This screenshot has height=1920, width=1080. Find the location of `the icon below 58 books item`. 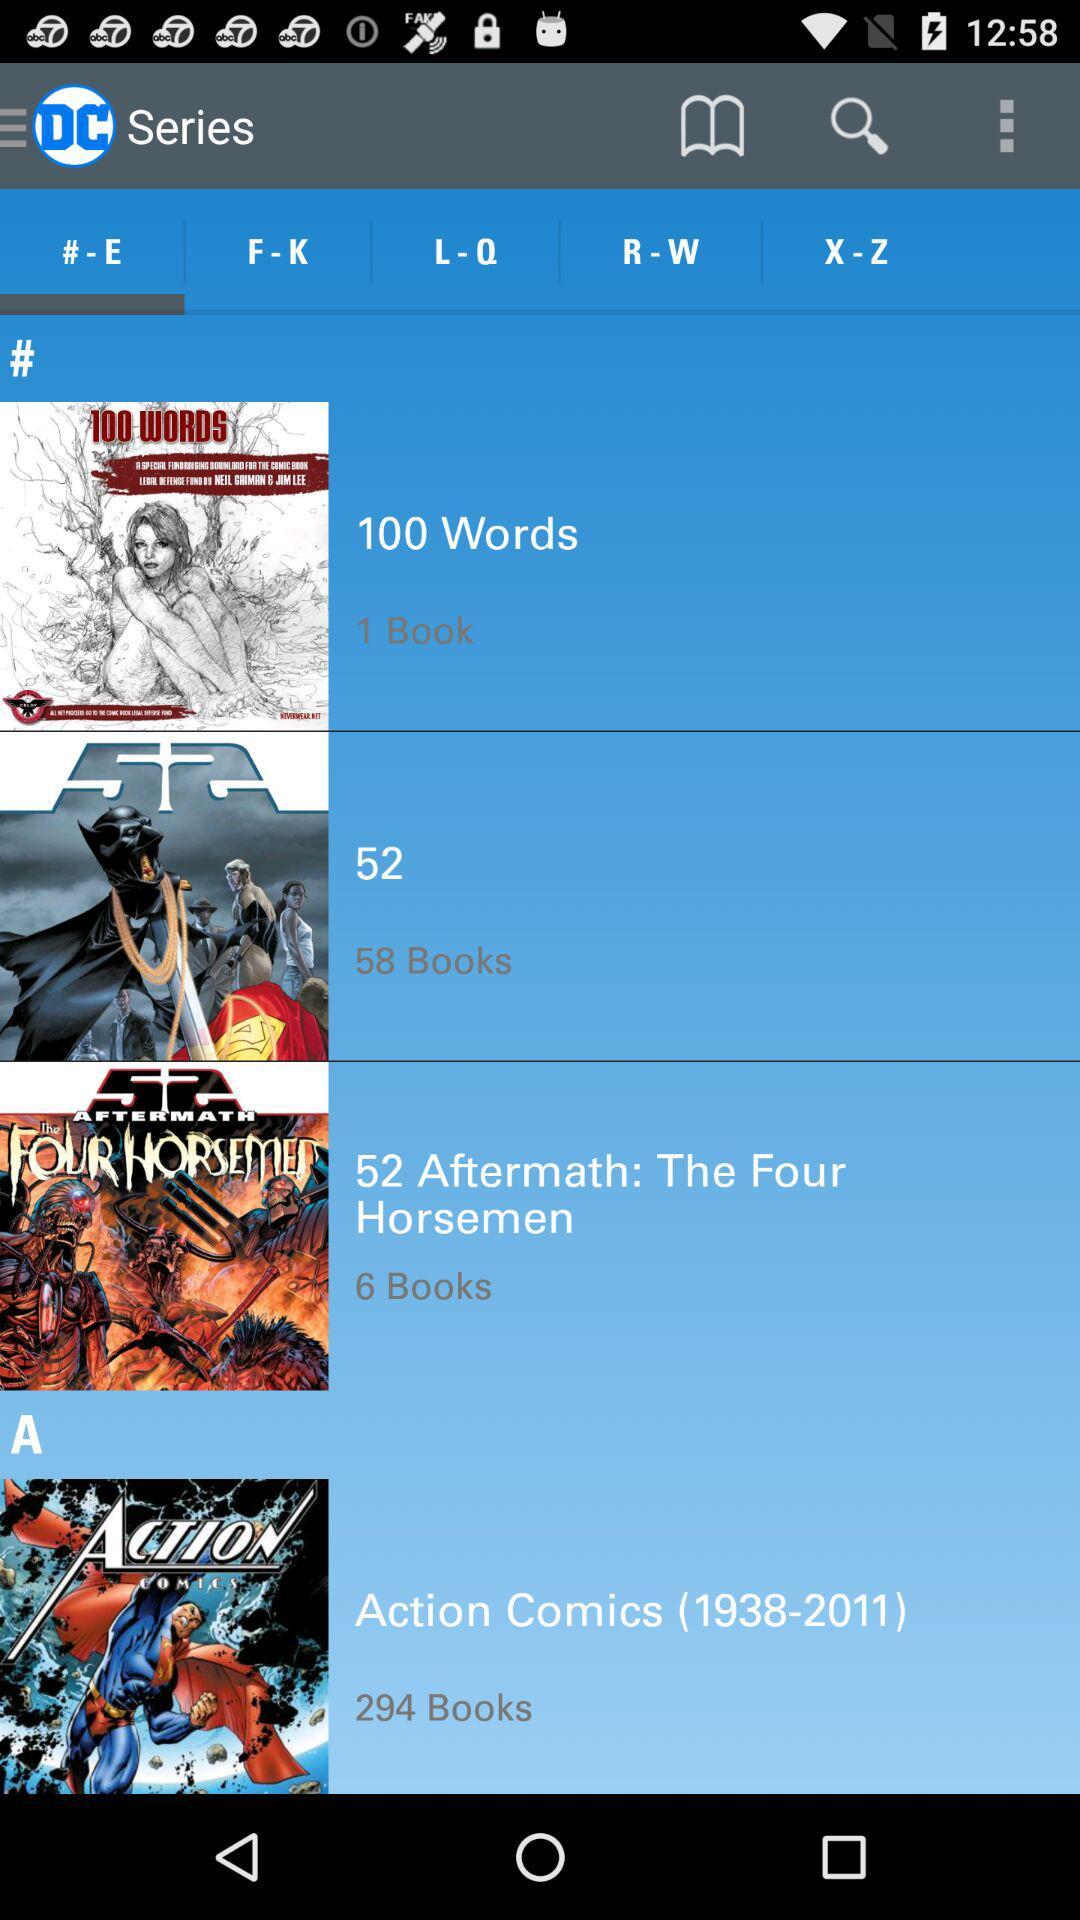

the icon below 58 books item is located at coordinates (703, 1193).